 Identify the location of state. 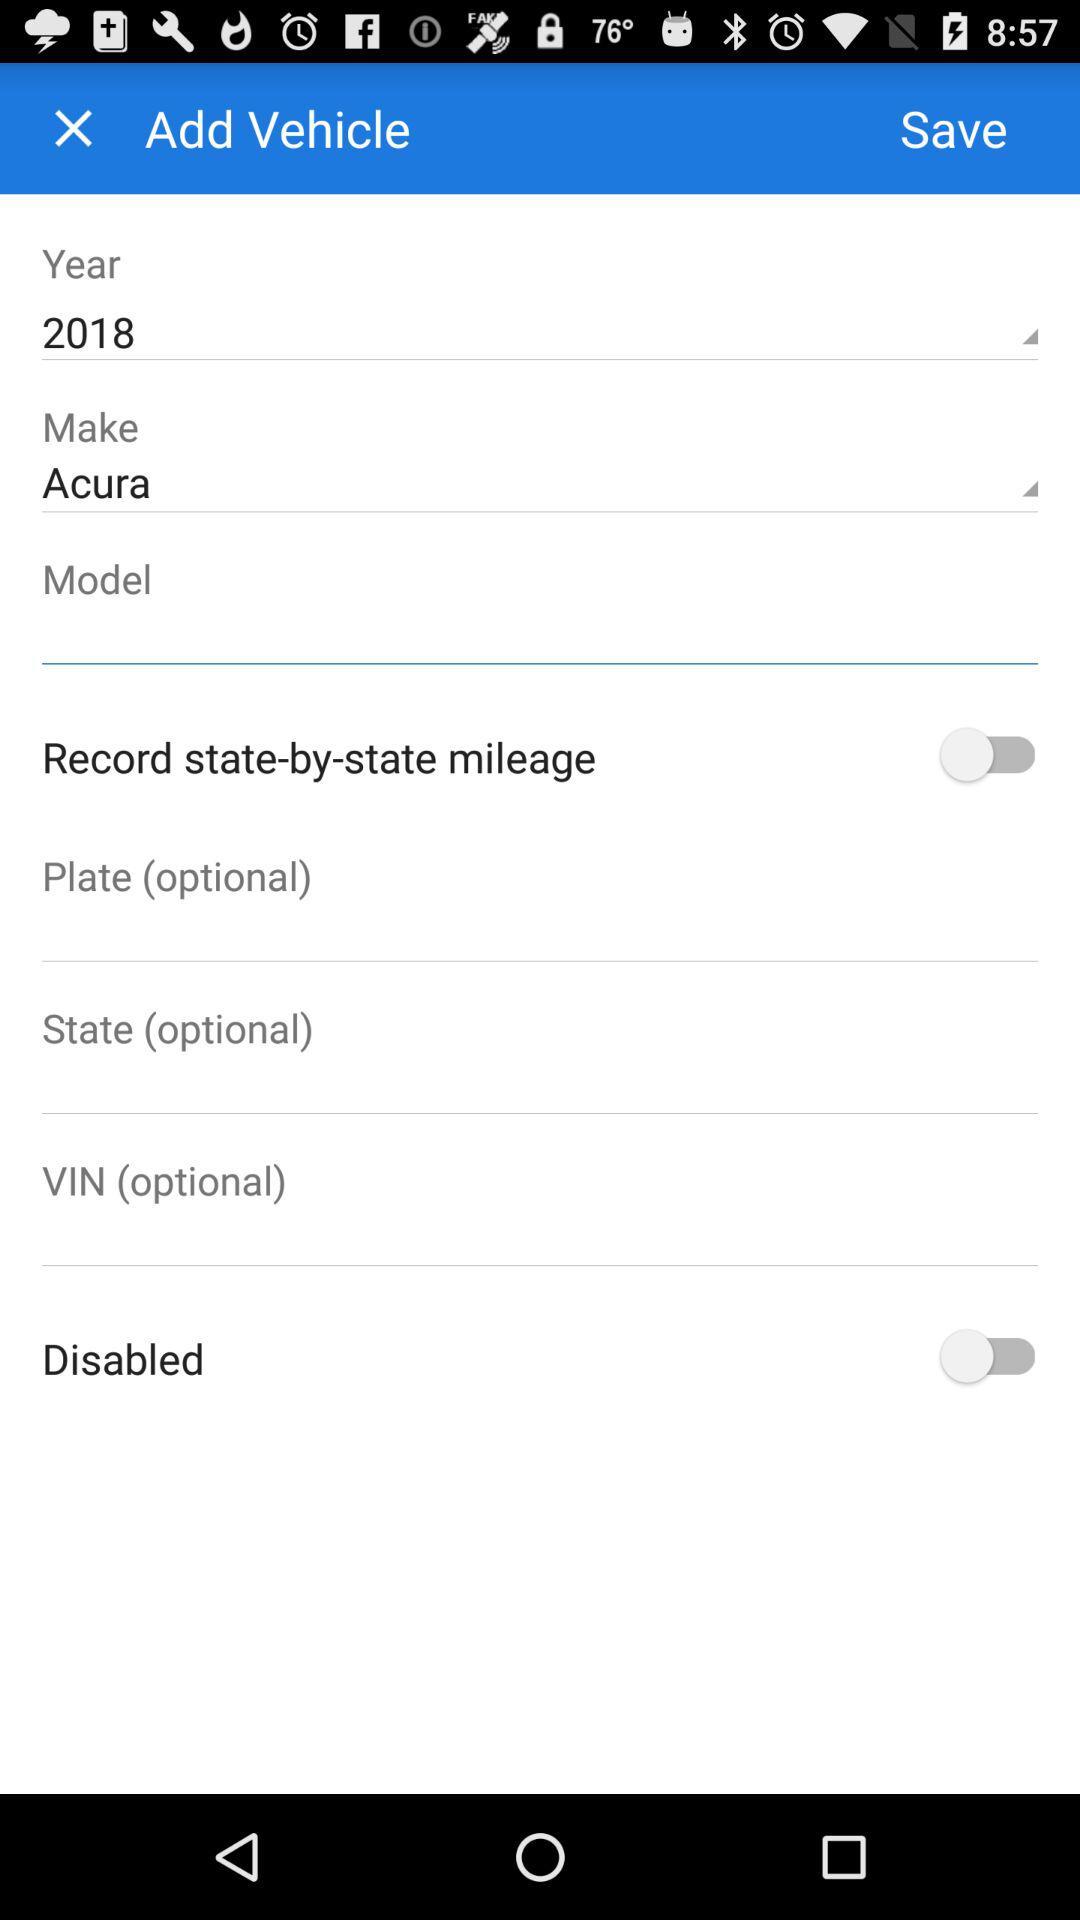
(540, 1083).